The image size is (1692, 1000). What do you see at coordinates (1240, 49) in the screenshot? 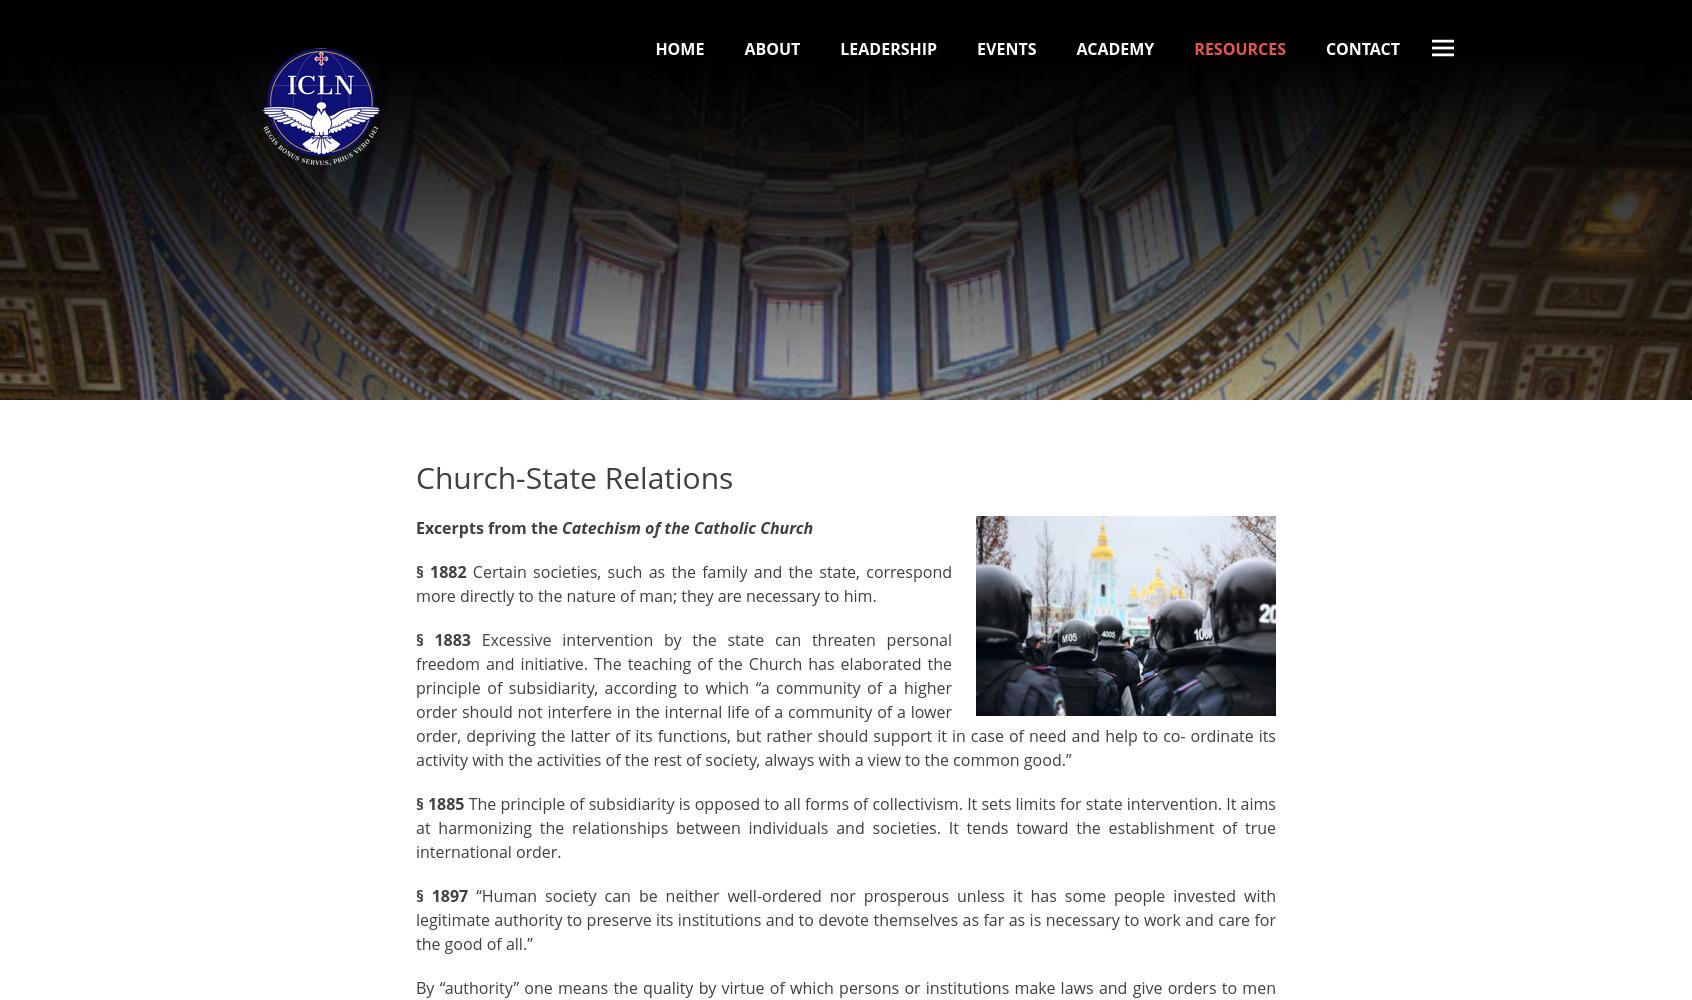
I see `'Resources'` at bounding box center [1240, 49].